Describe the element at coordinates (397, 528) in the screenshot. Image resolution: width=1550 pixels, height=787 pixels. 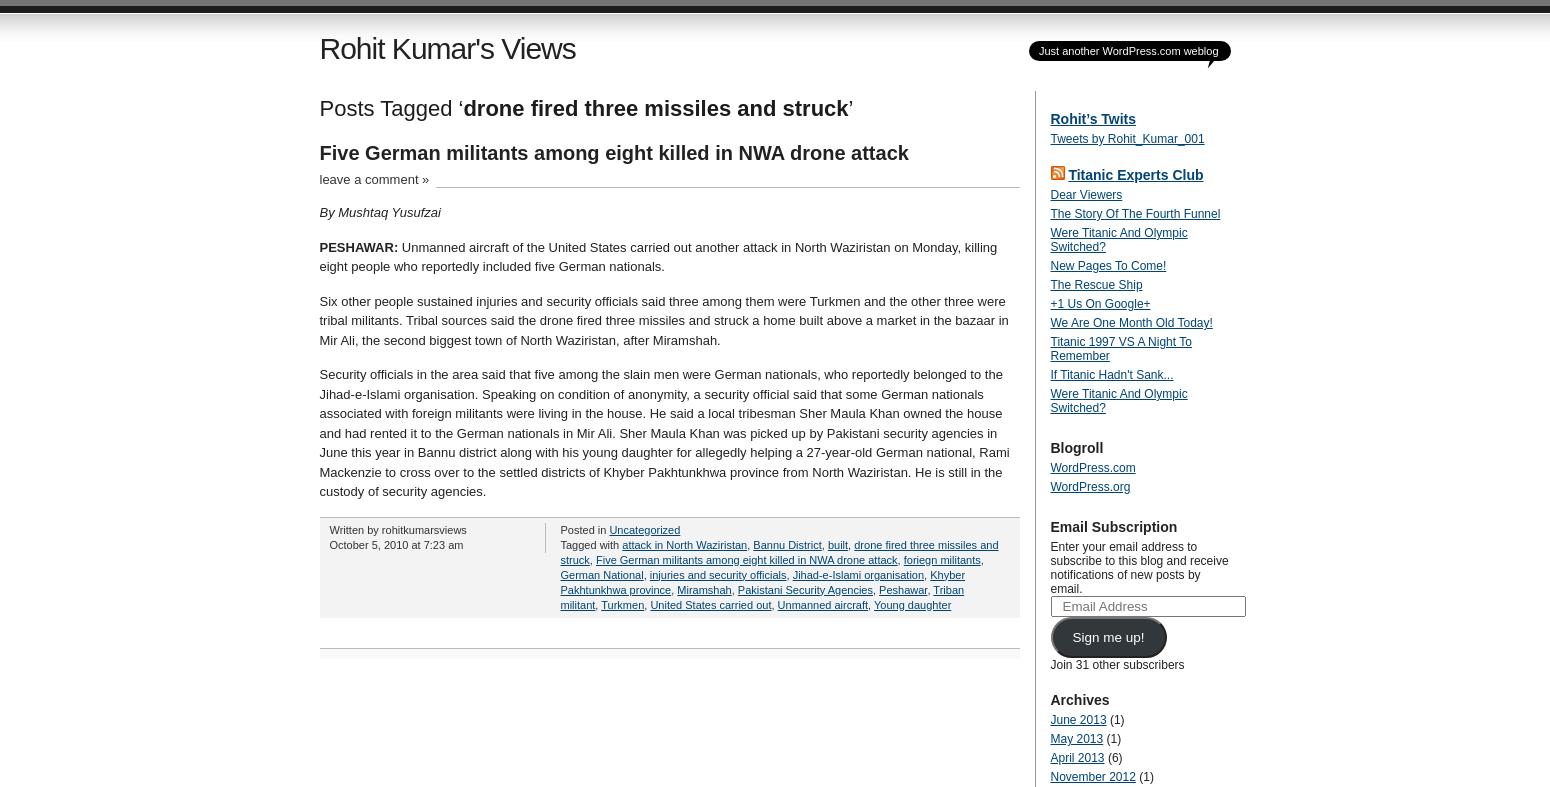
I see `'Written by rohitkumarsviews'` at that location.